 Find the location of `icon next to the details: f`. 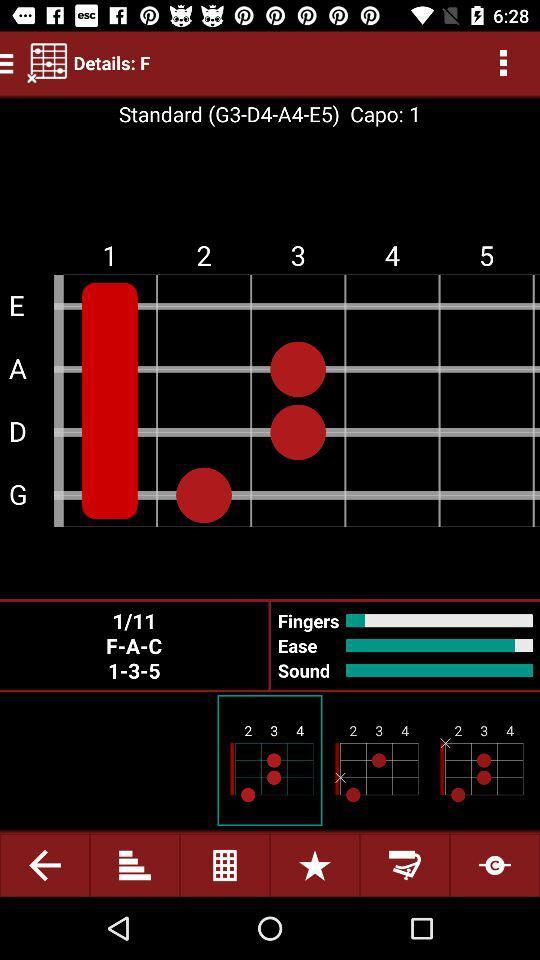

icon next to the details: f is located at coordinates (47, 62).